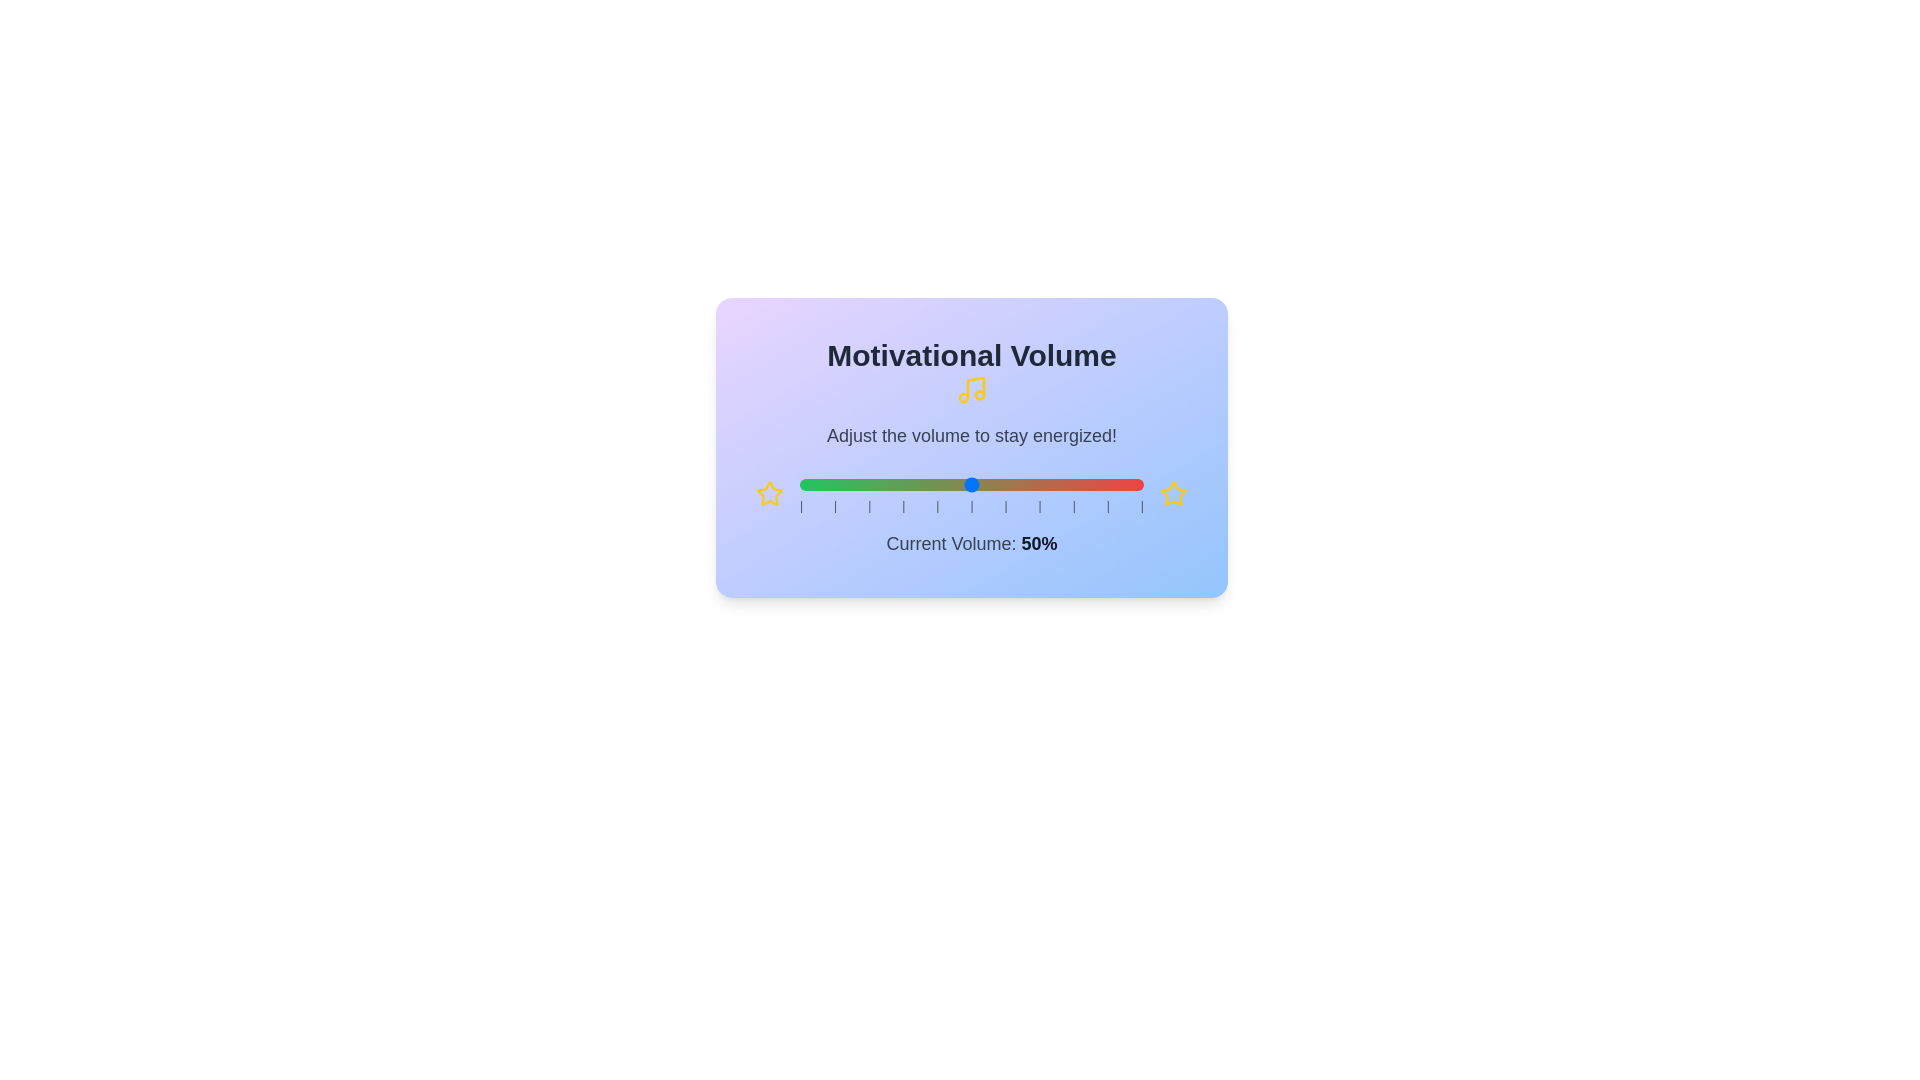  I want to click on the volume slider to set the volume to 79%, so click(1070, 485).